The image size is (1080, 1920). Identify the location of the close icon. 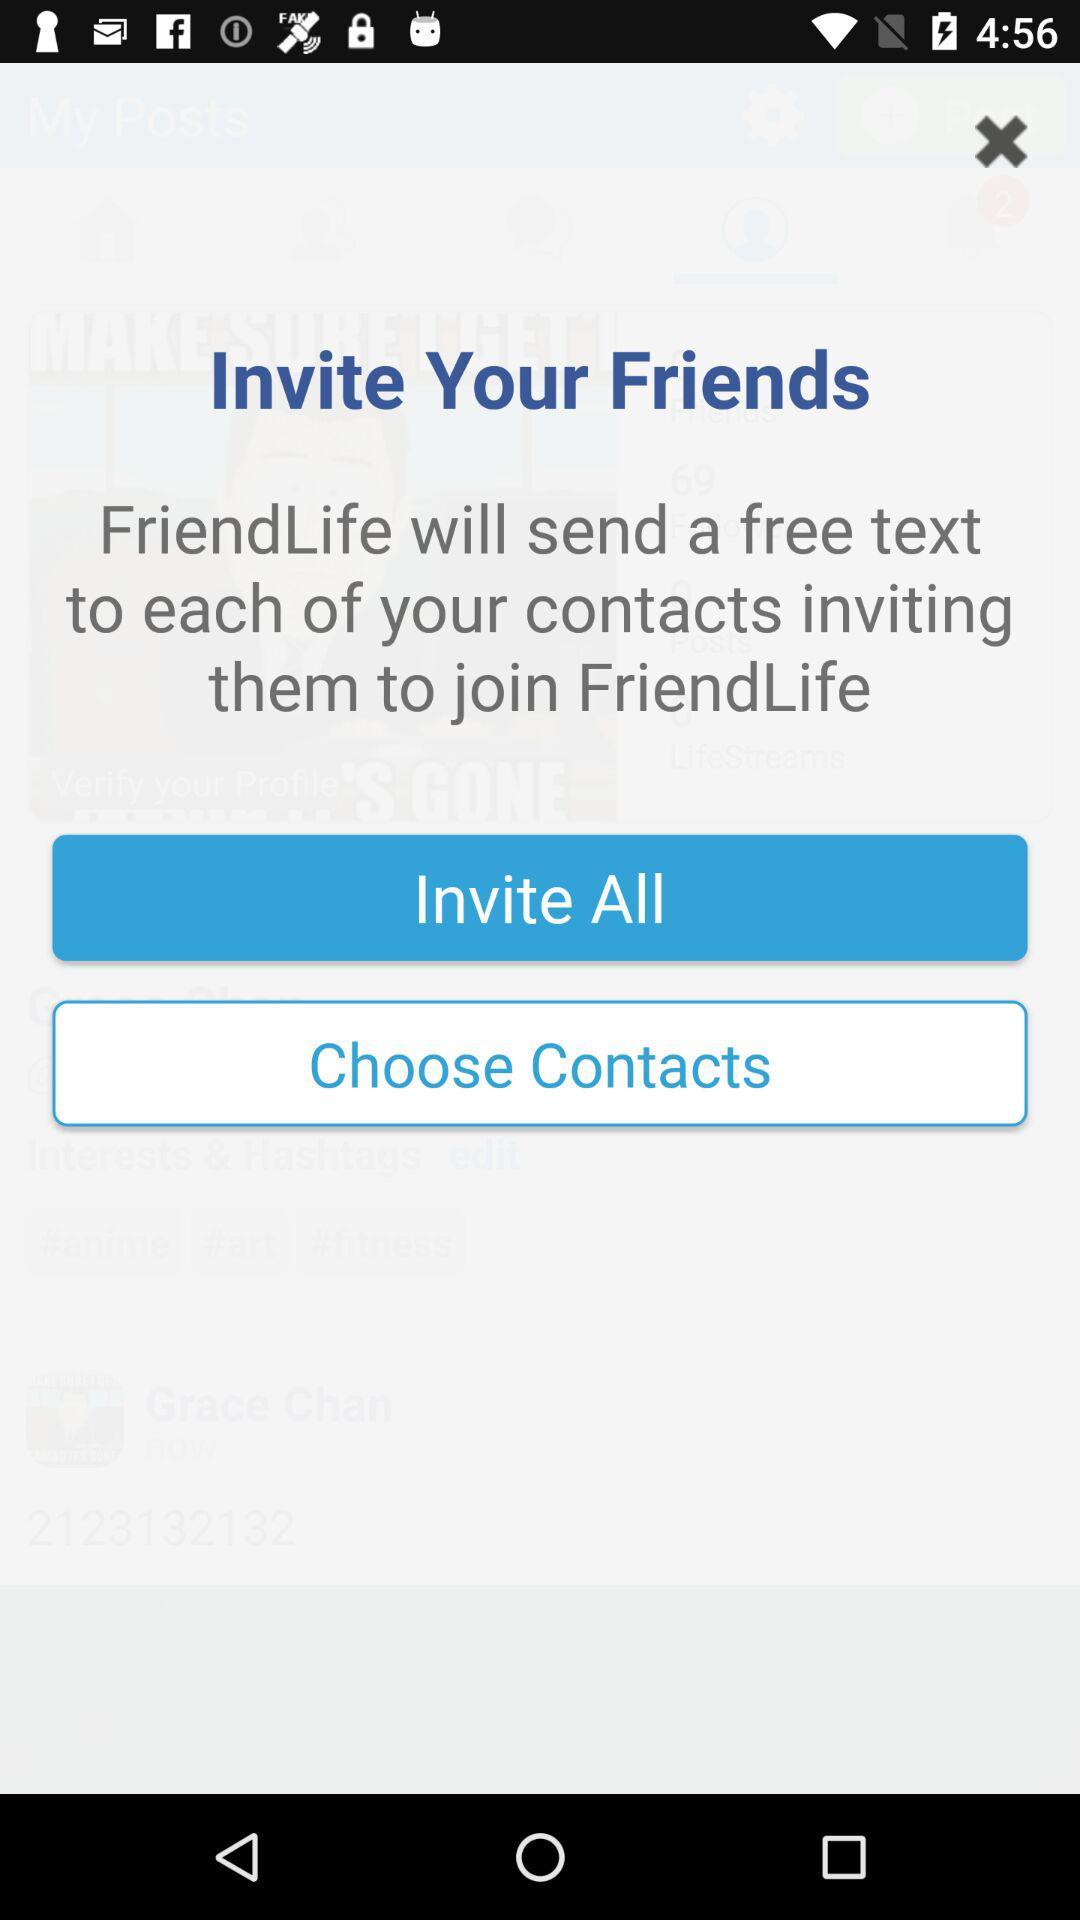
(1001, 140).